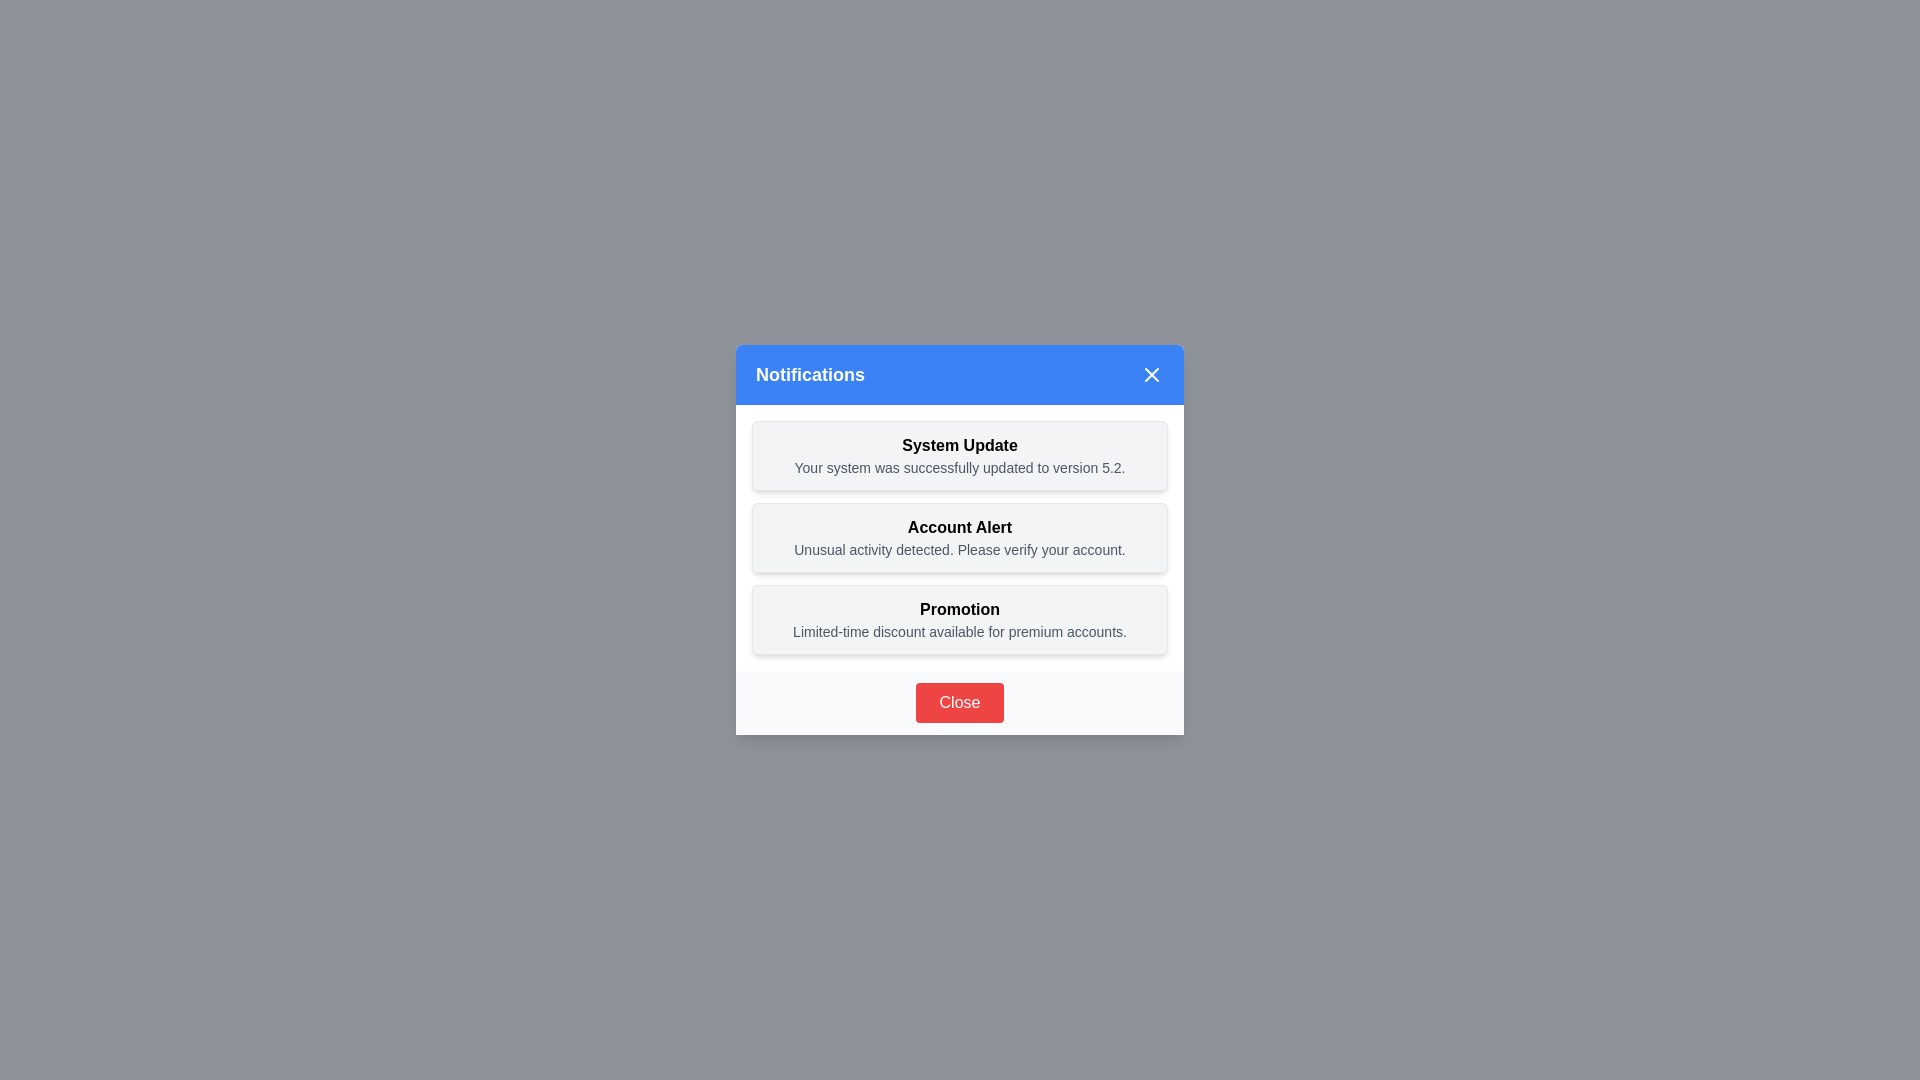 This screenshot has height=1080, width=1920. I want to click on the Notification panel indicating the completion of a system update to version 5.2, so click(960, 455).